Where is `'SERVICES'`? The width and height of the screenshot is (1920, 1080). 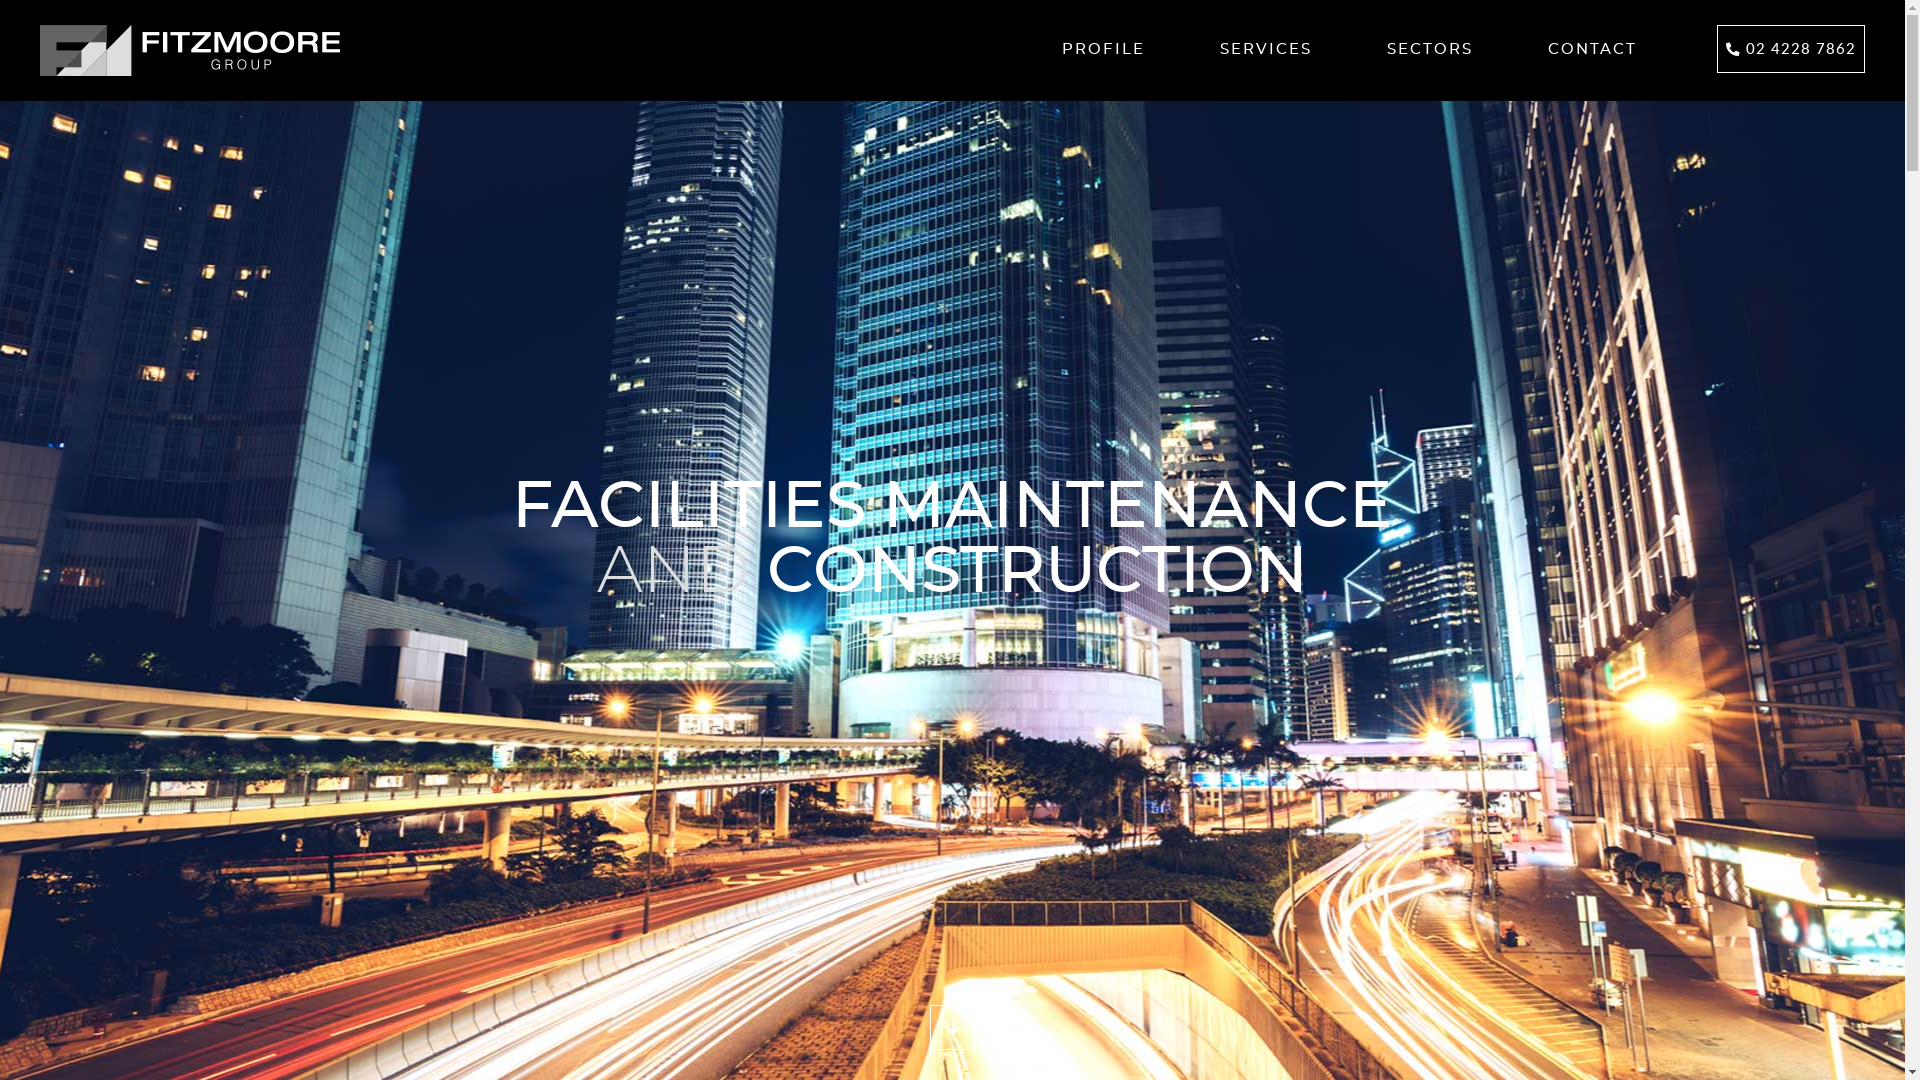
'SERVICES' is located at coordinates (1180, 48).